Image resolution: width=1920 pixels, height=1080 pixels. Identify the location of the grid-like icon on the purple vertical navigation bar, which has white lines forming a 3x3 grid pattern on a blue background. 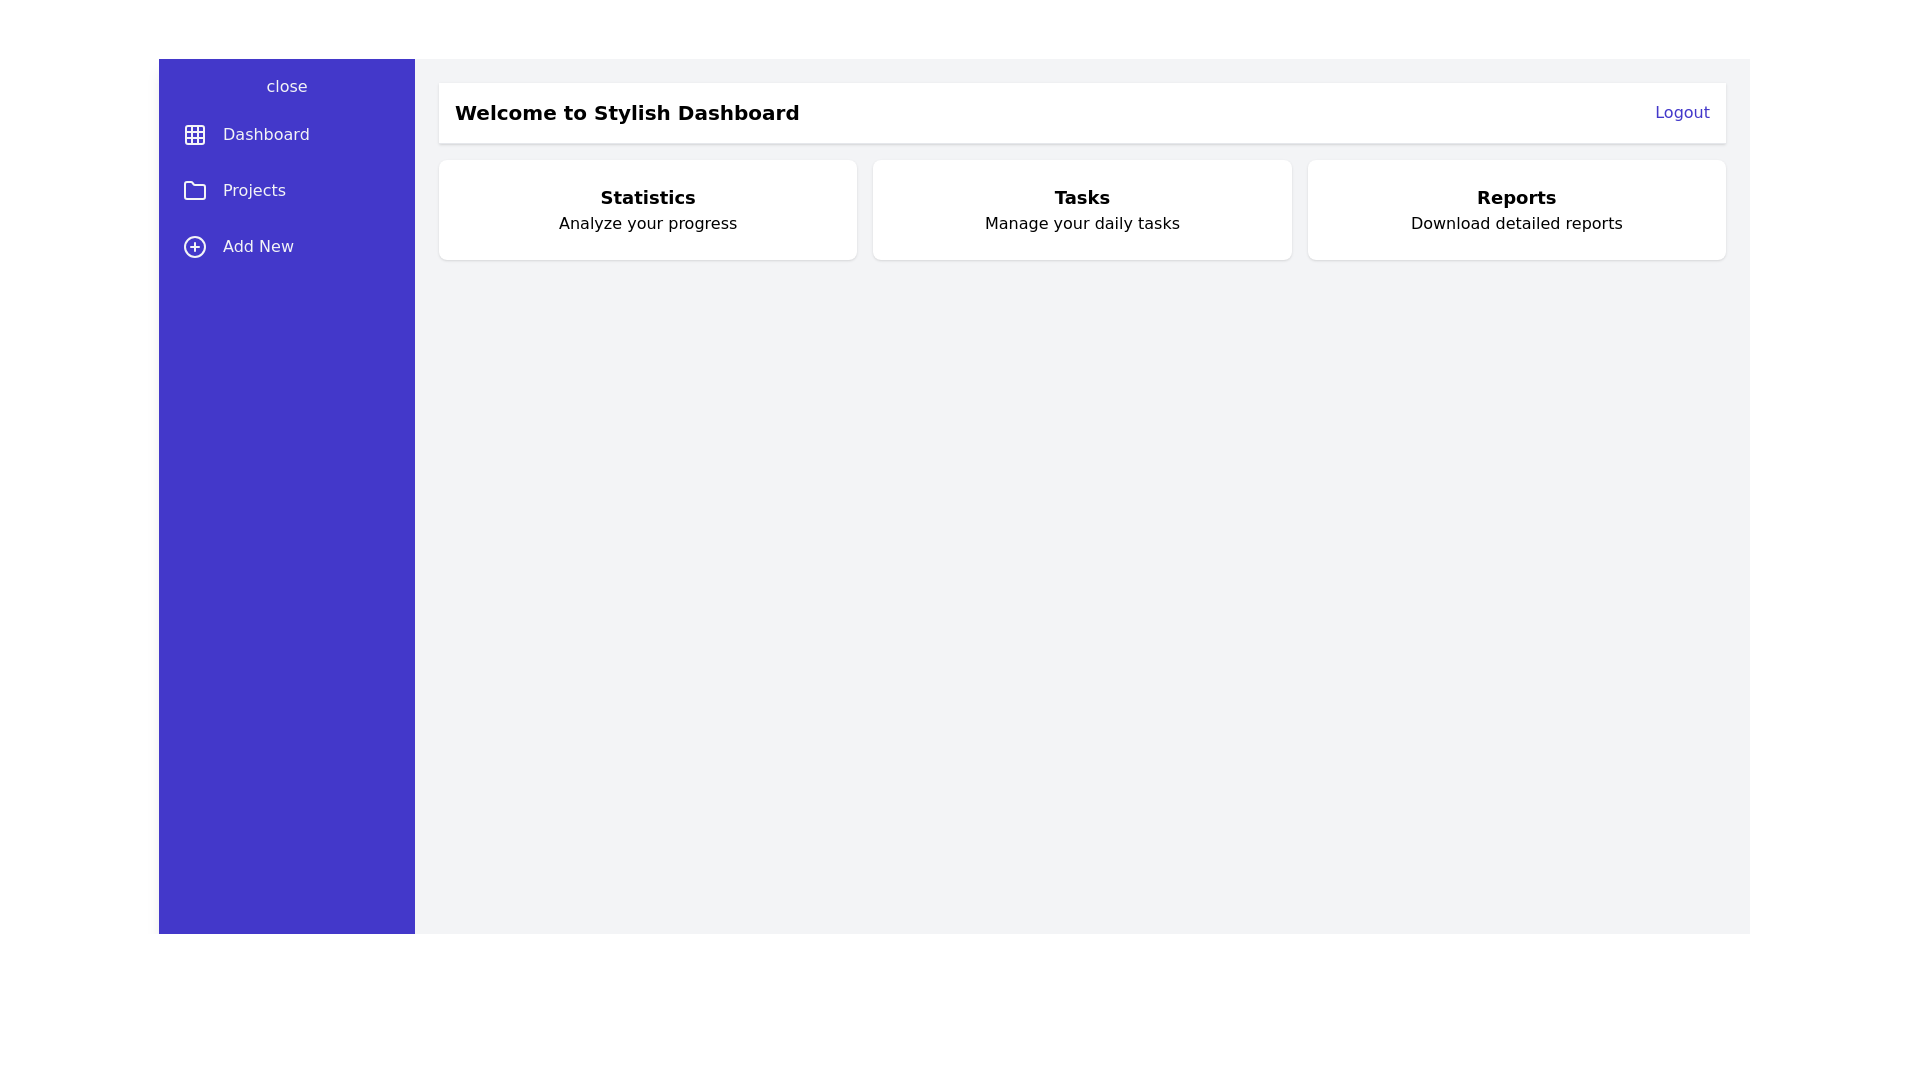
(195, 135).